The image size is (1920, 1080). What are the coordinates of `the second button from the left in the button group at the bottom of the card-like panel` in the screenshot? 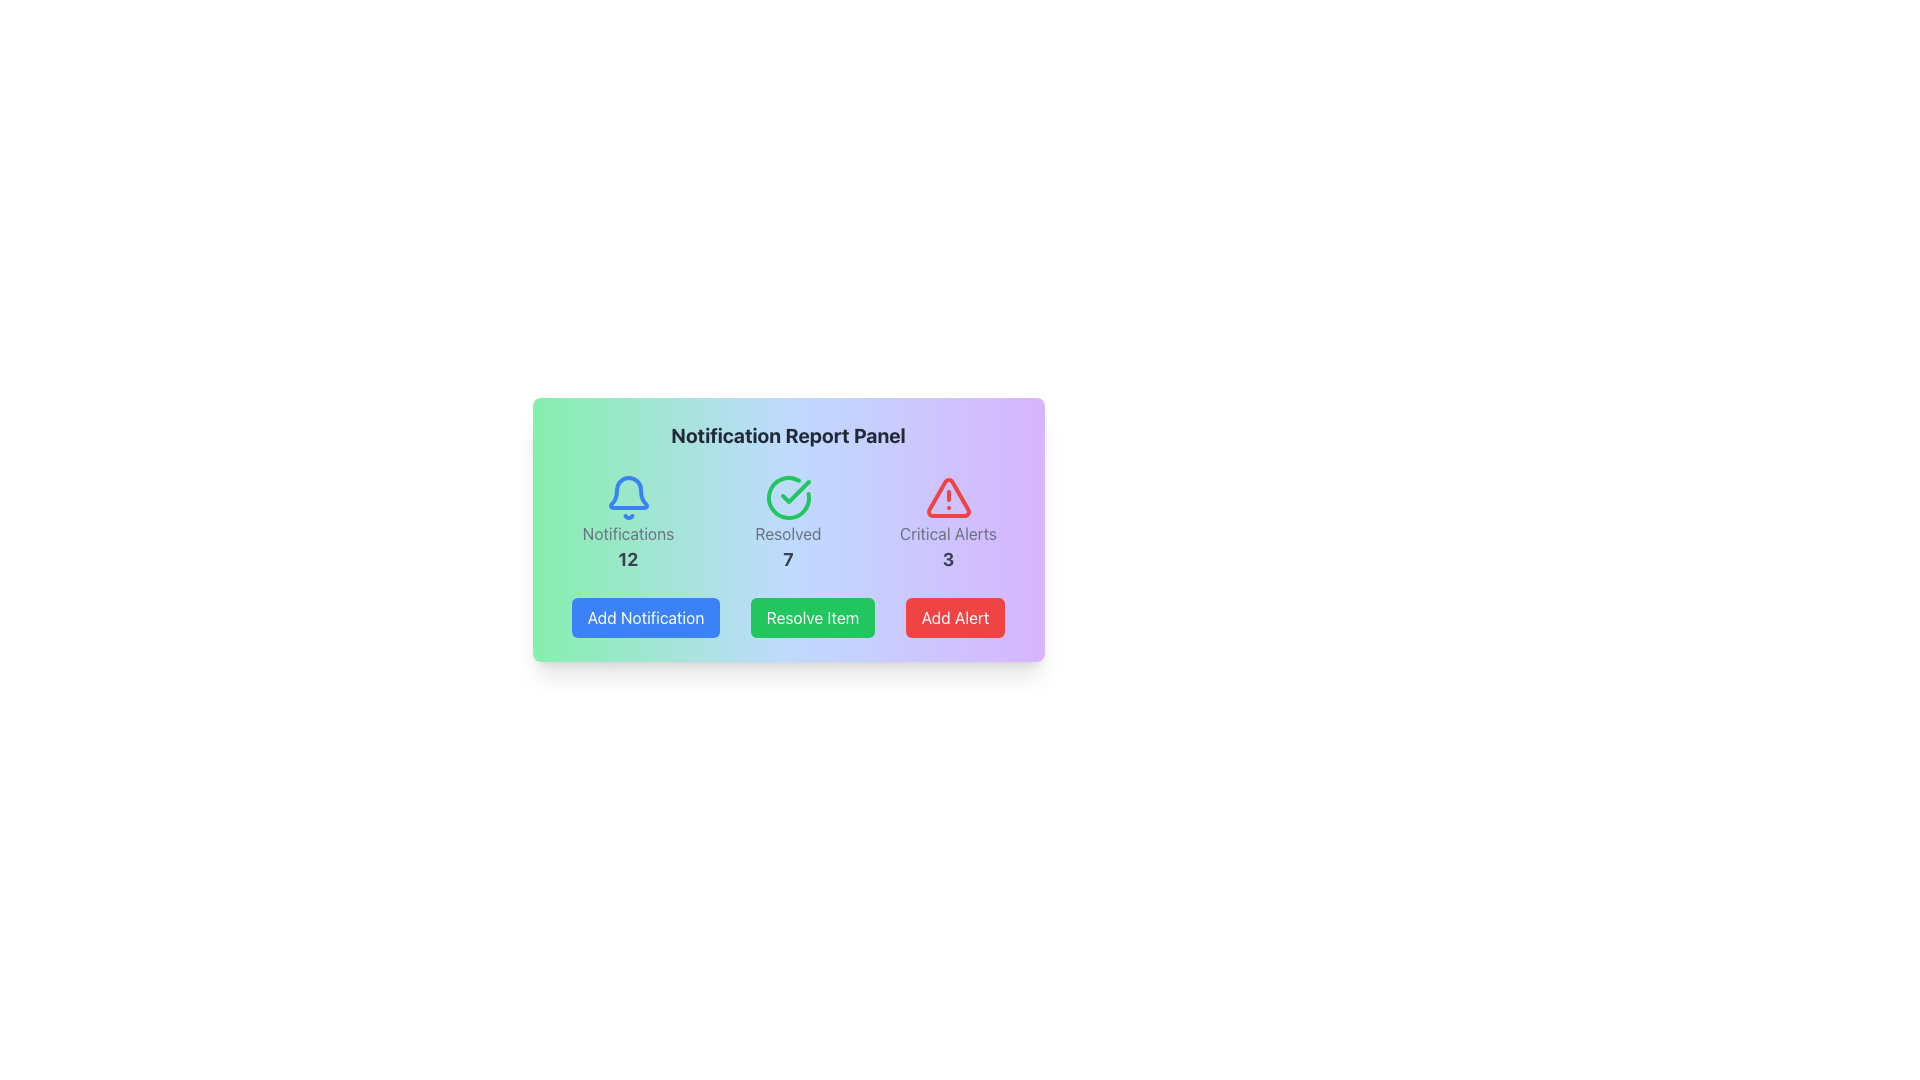 It's located at (812, 616).